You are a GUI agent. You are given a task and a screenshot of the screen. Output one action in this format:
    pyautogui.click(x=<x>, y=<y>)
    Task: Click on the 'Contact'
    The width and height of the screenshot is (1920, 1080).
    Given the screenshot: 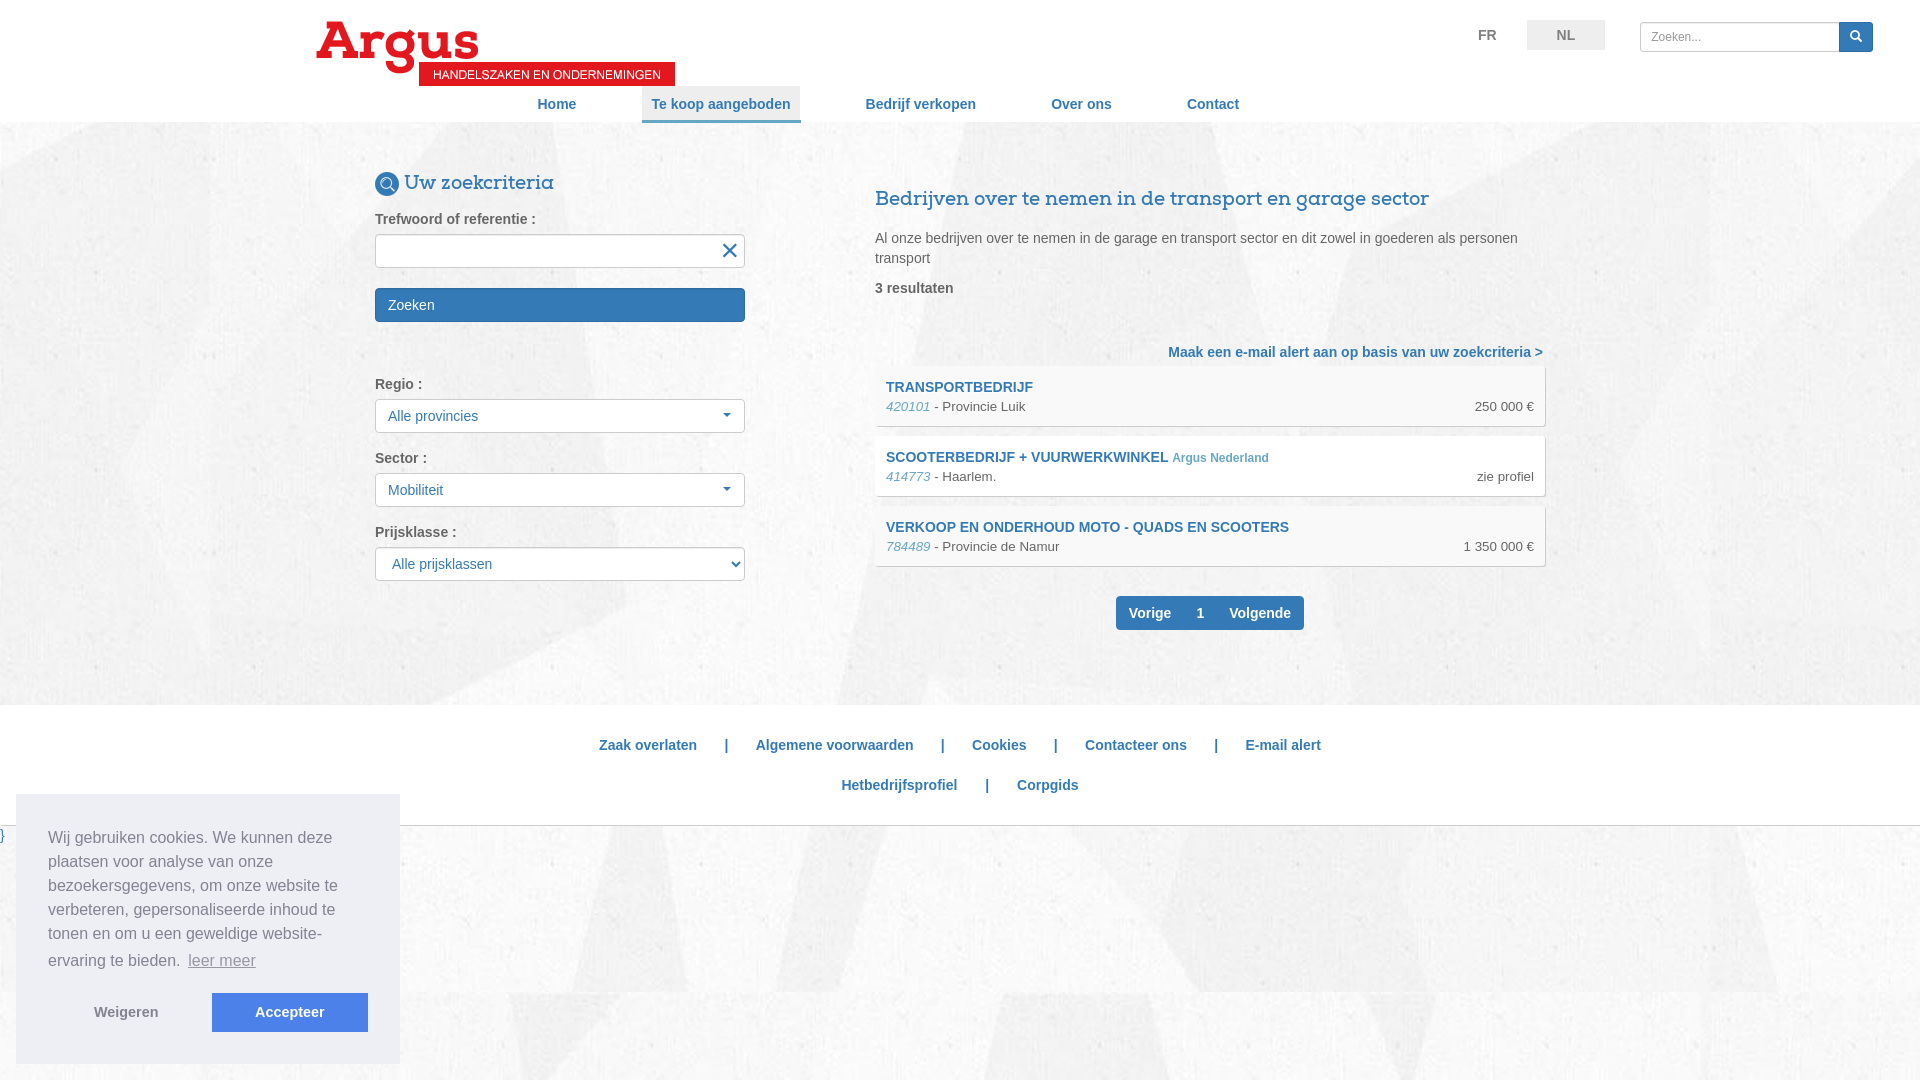 What is the action you would take?
    pyautogui.click(x=1212, y=104)
    